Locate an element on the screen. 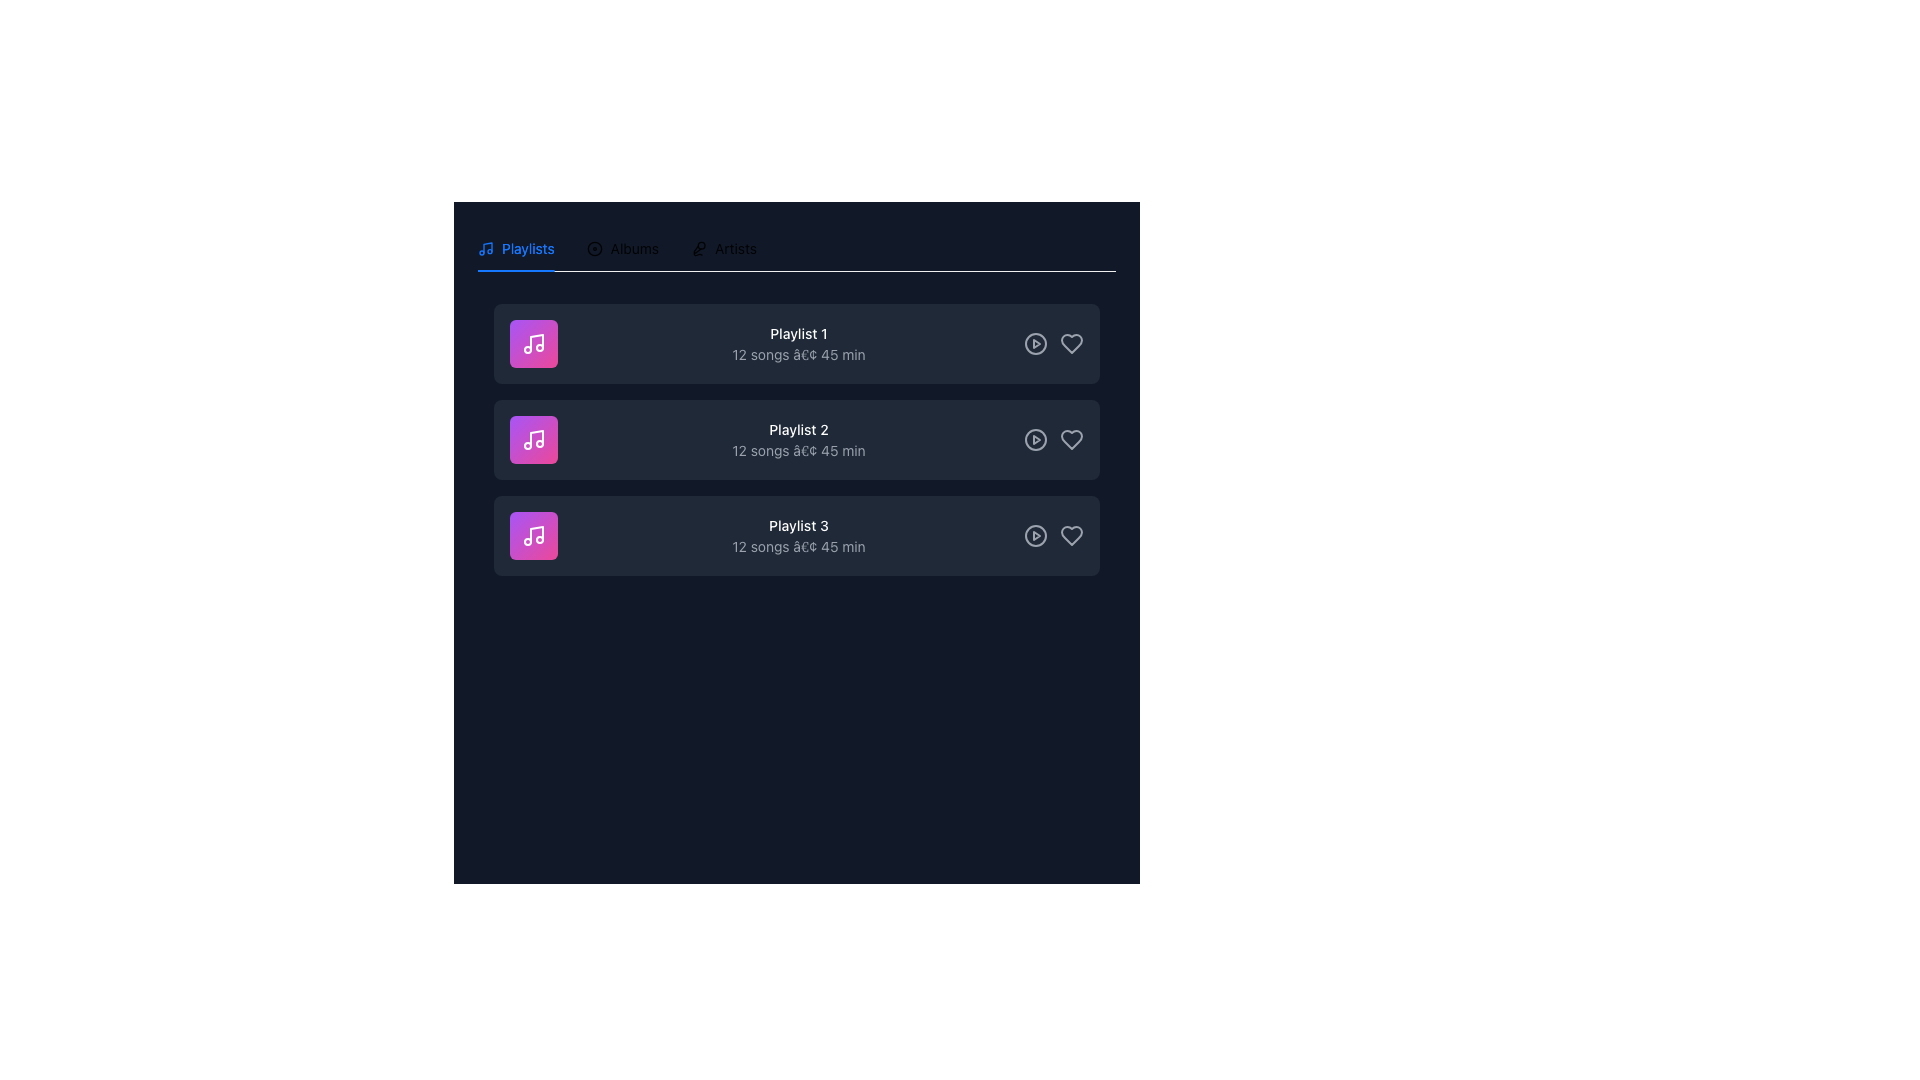  the 'Playlists' tab, which is the first tab on the top left of the interface is located at coordinates (516, 248).